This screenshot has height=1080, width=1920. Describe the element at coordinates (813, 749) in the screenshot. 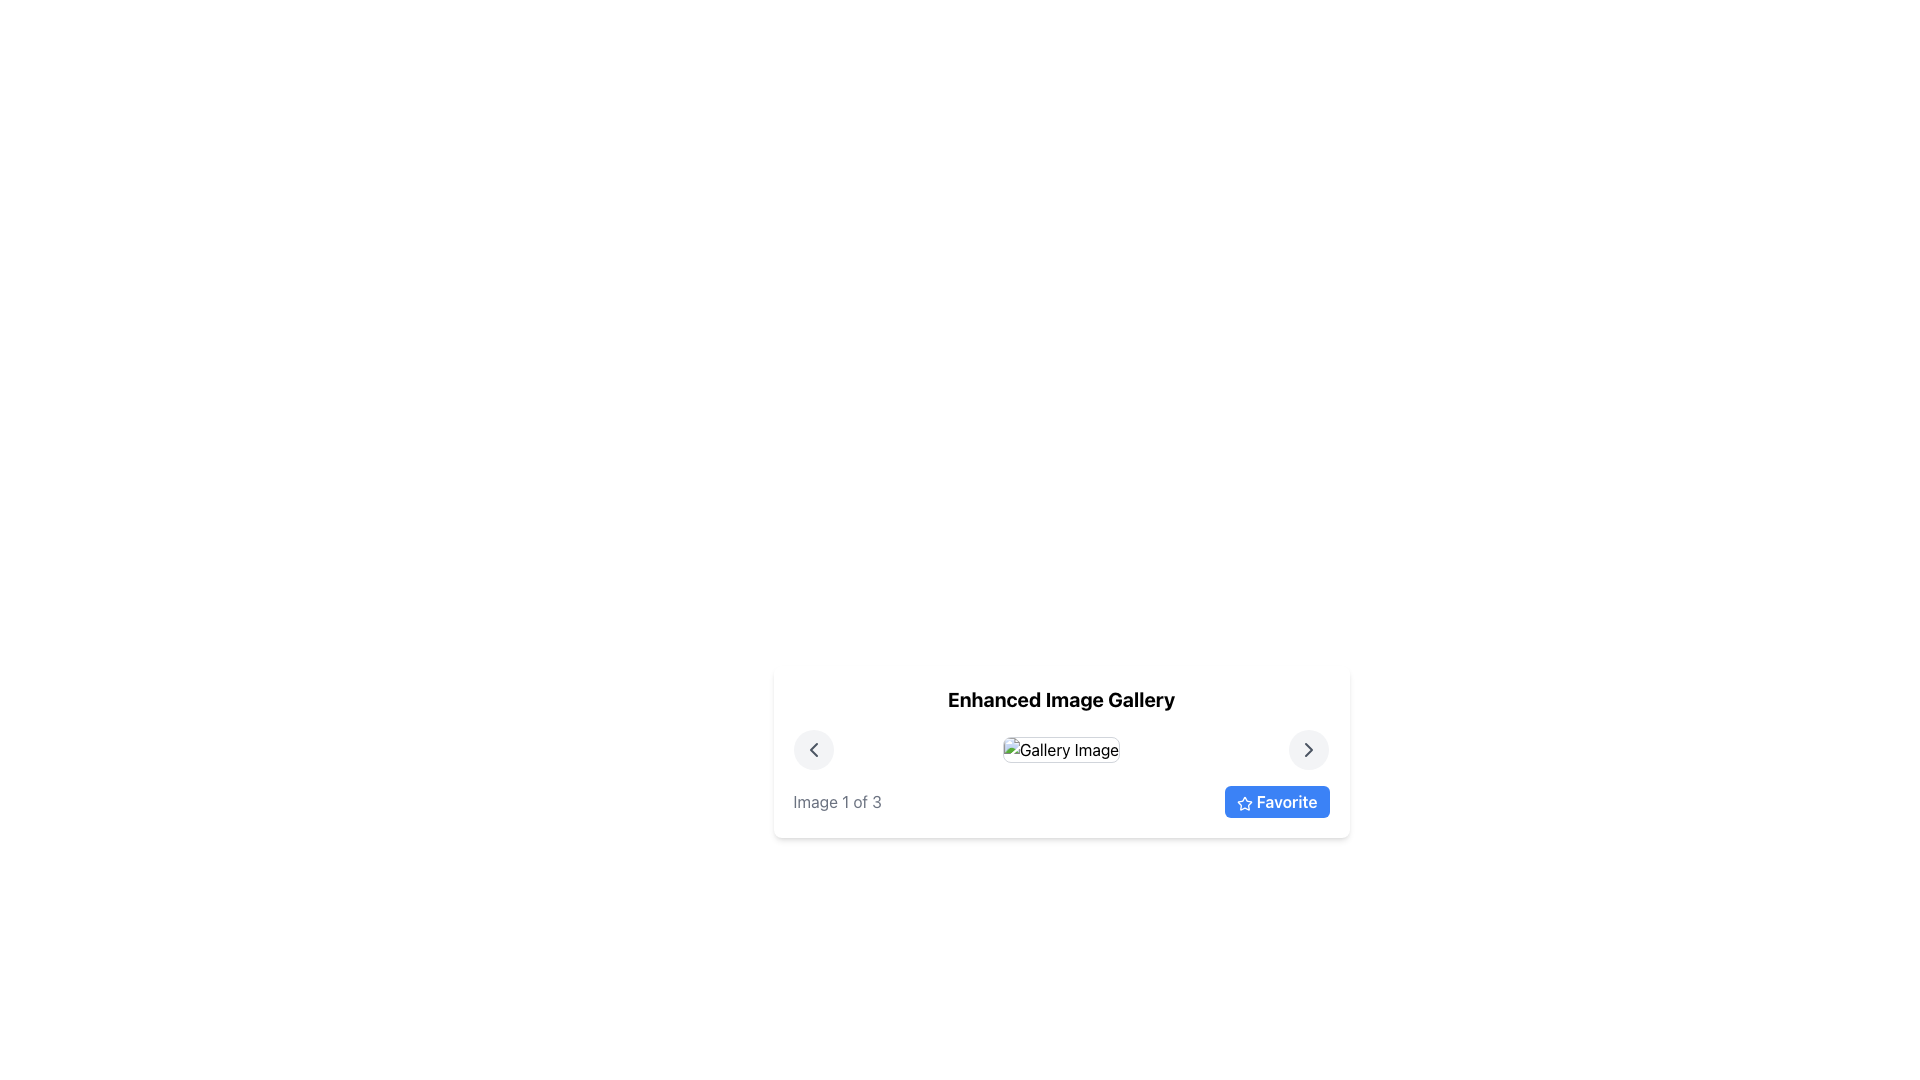

I see `the left-facing chevron button, which is styled with a dark color and located within a circular light-gray background` at that location.